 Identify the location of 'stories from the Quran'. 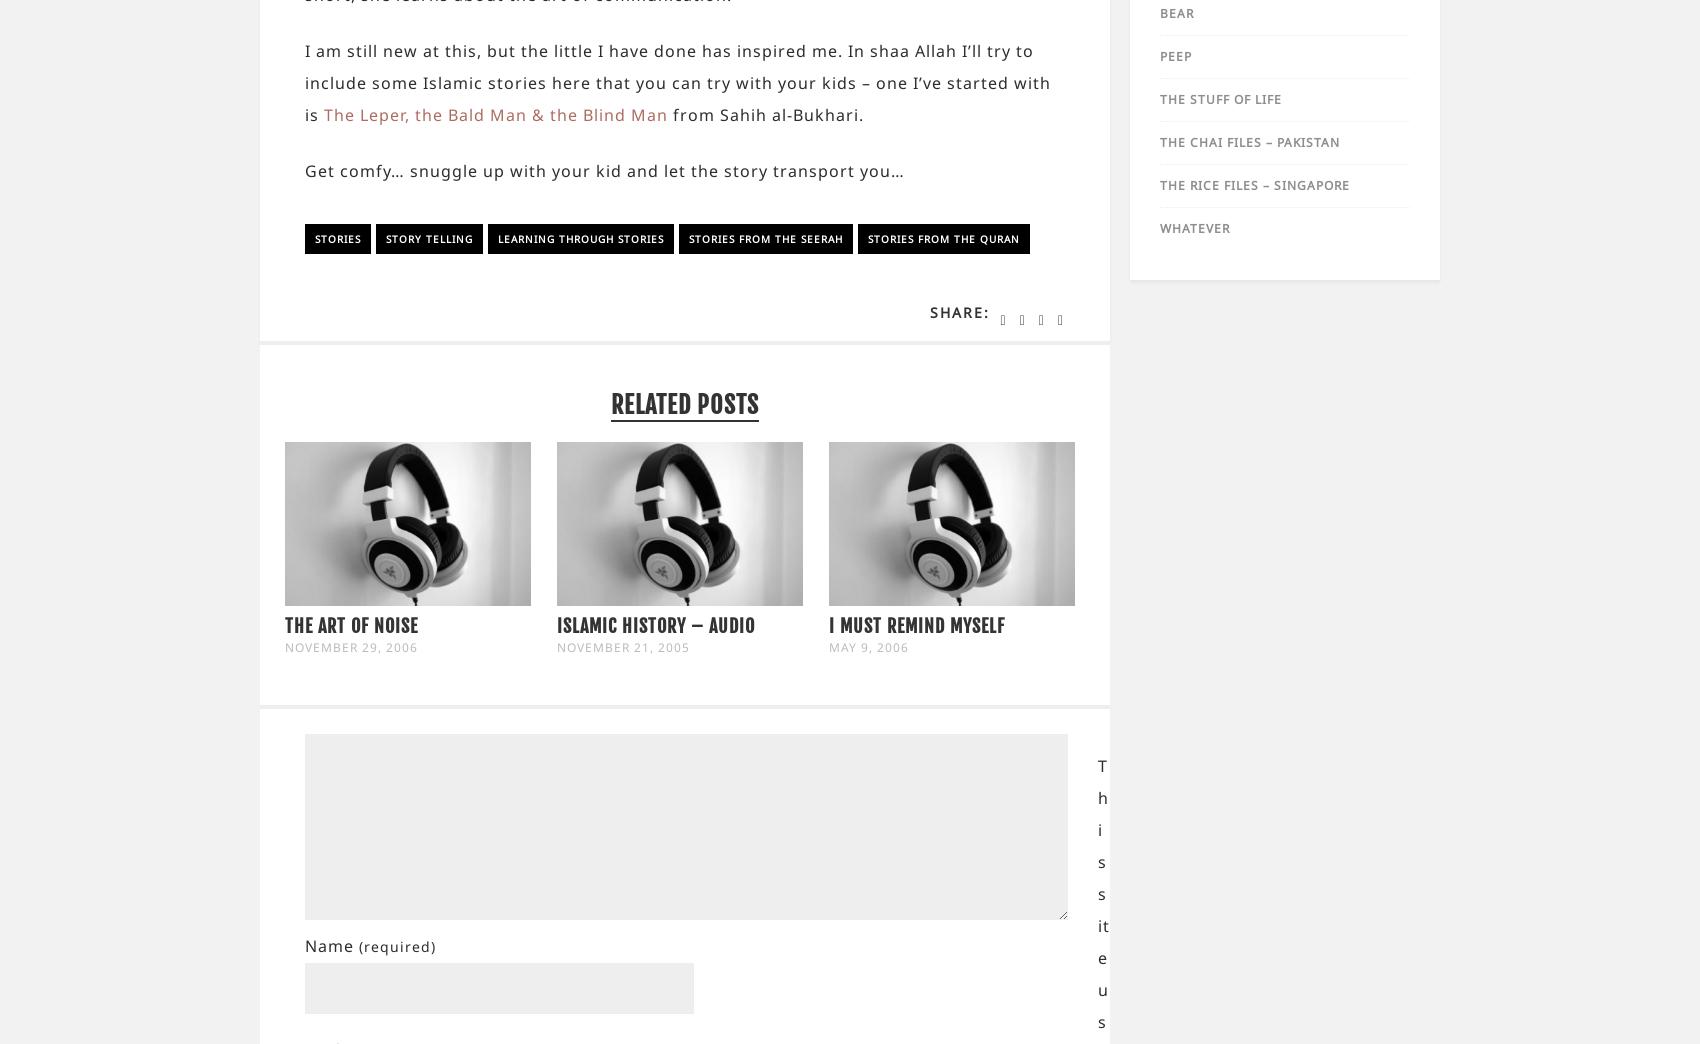
(944, 238).